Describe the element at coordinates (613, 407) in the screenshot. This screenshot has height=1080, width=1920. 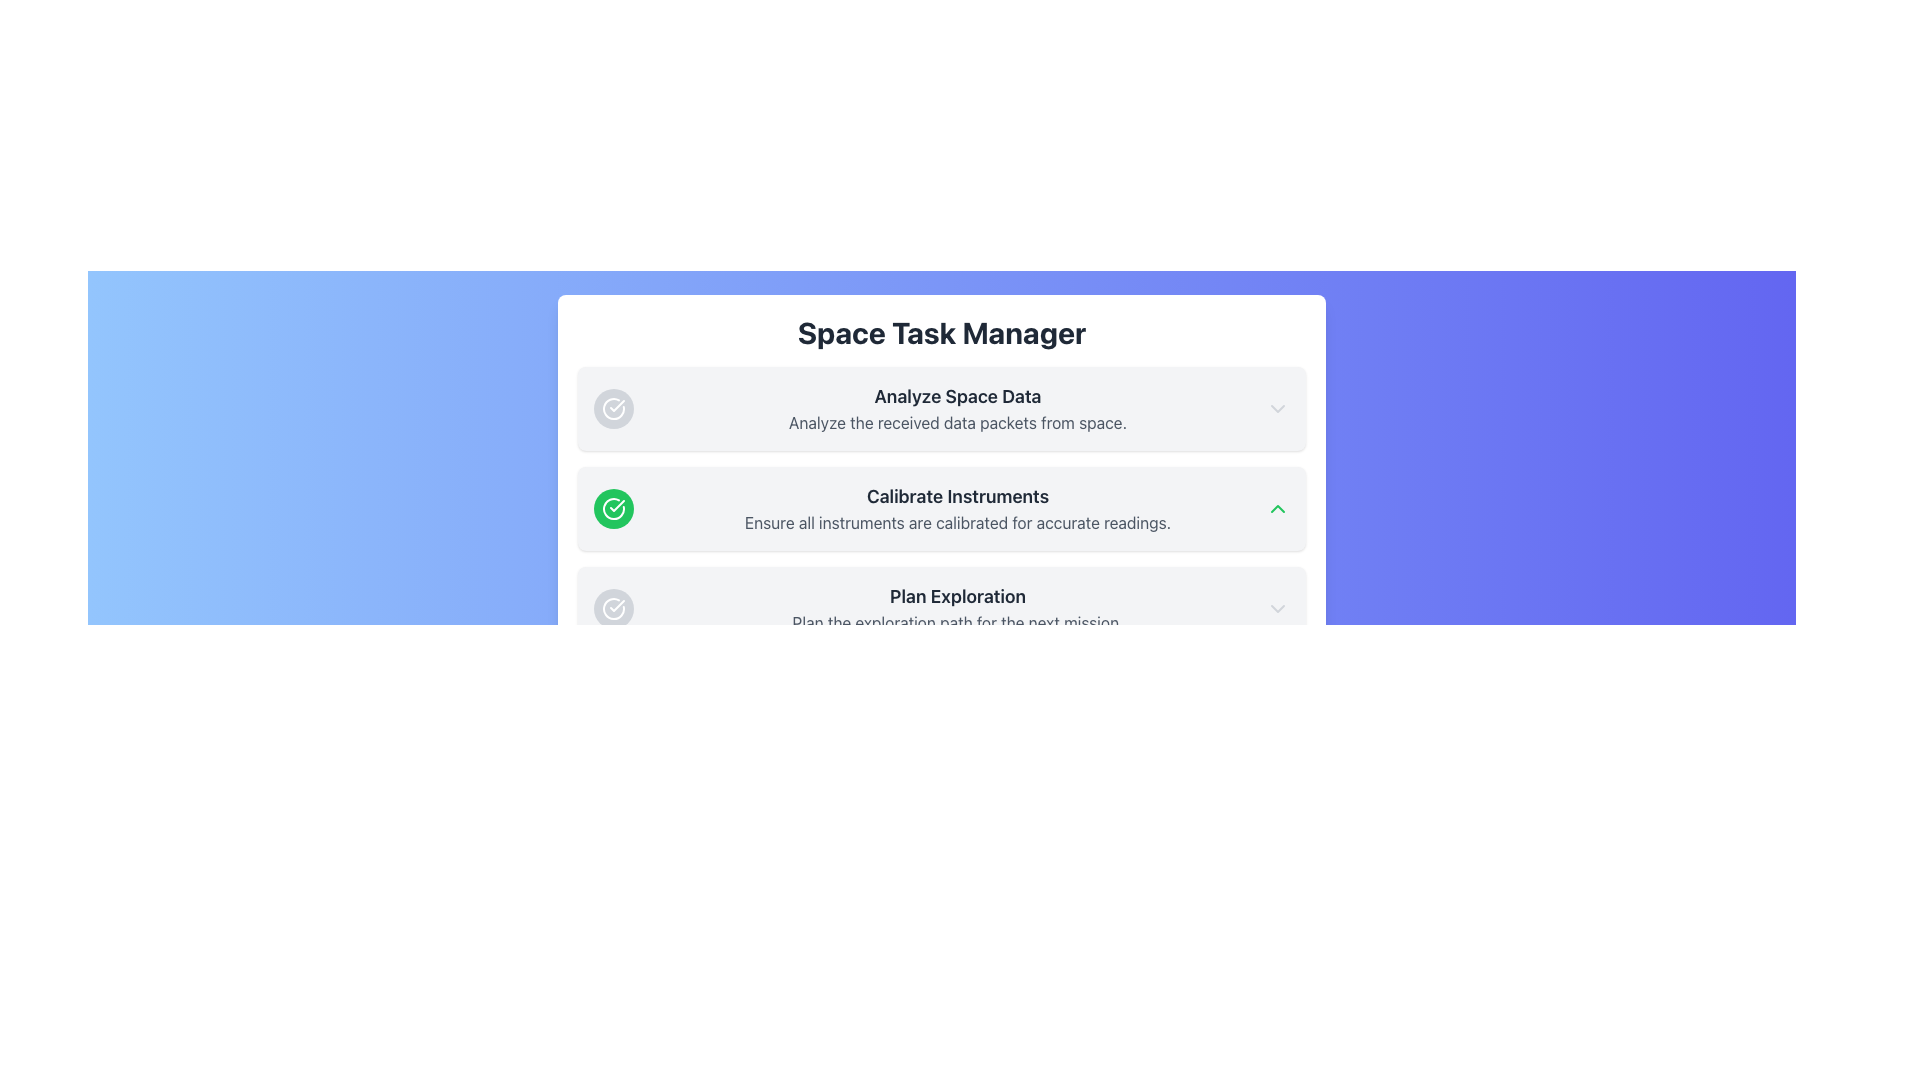
I see `the circular status indicator icon that represents the completion status of the 'Analyze Space Data' task, located to the left of the title text` at that location.